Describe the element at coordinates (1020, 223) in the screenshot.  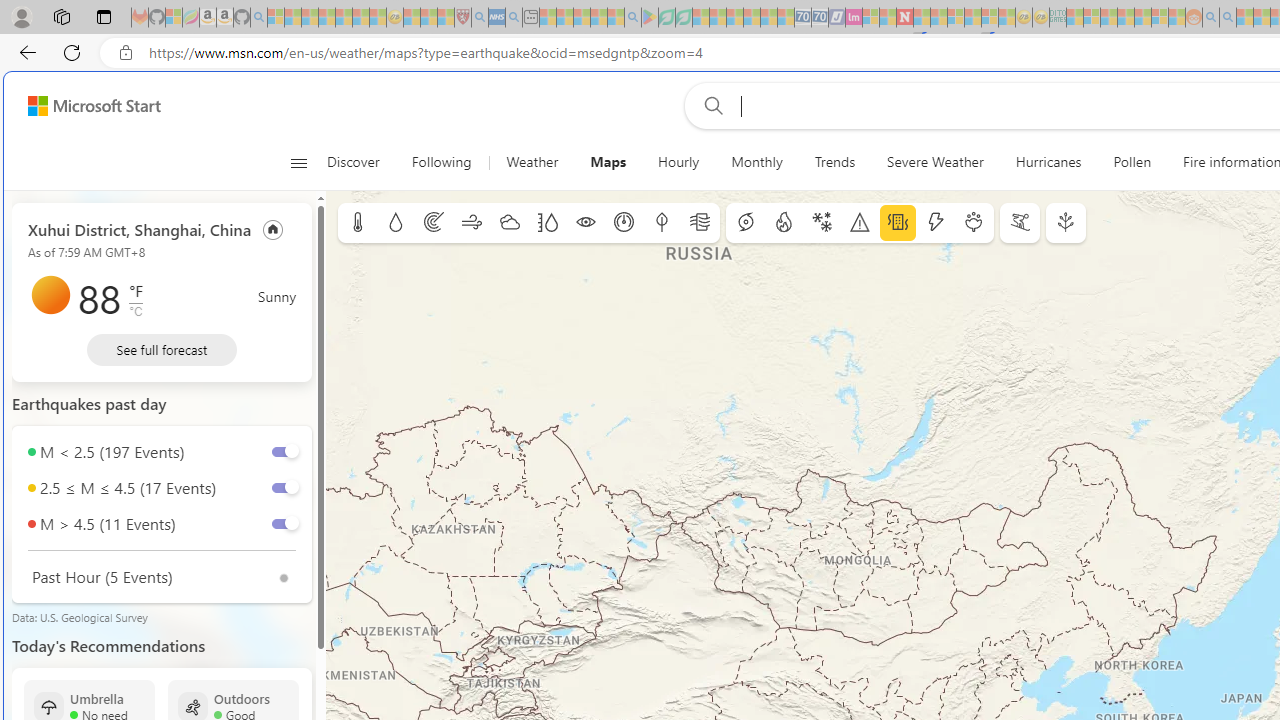
I see `'Ski conditions'` at that location.